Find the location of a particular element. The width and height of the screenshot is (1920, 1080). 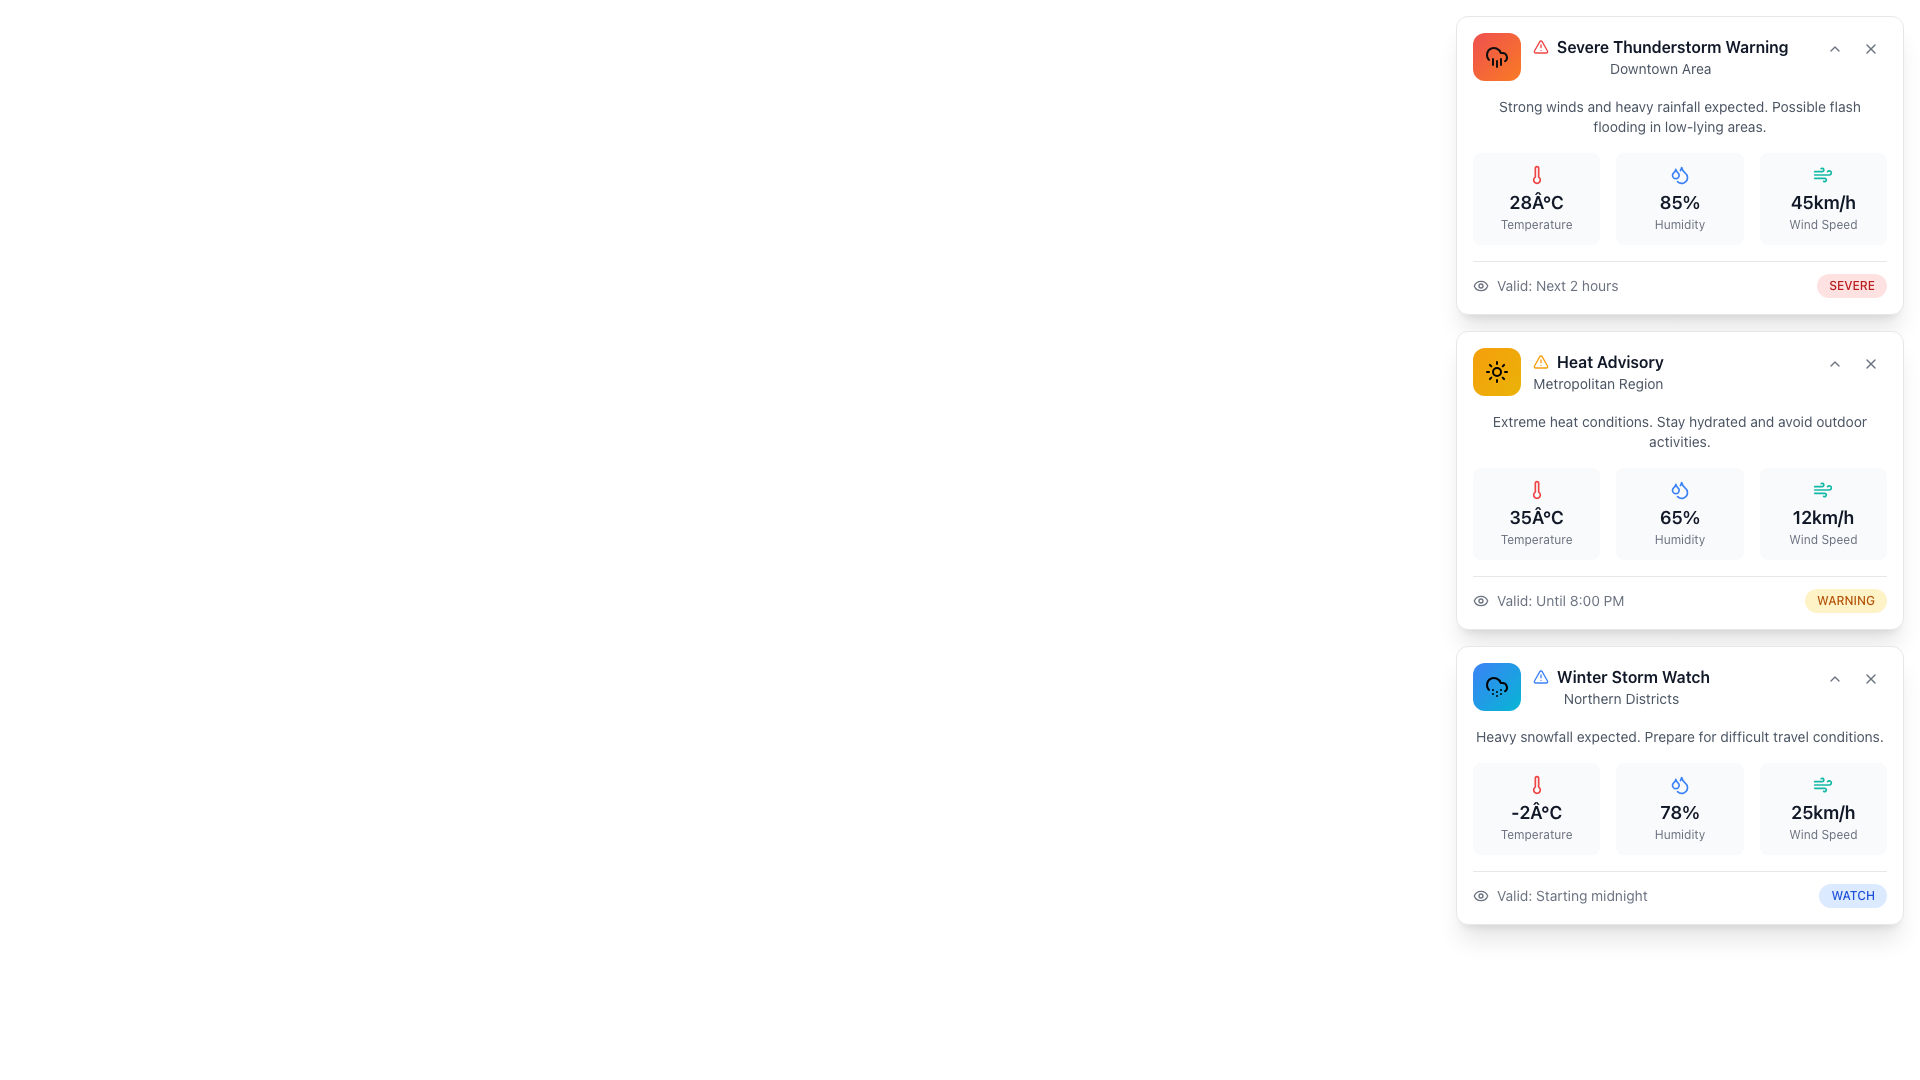

humidity value displayed in the second card of the weather information panel, which shows '78%' is located at coordinates (1680, 808).